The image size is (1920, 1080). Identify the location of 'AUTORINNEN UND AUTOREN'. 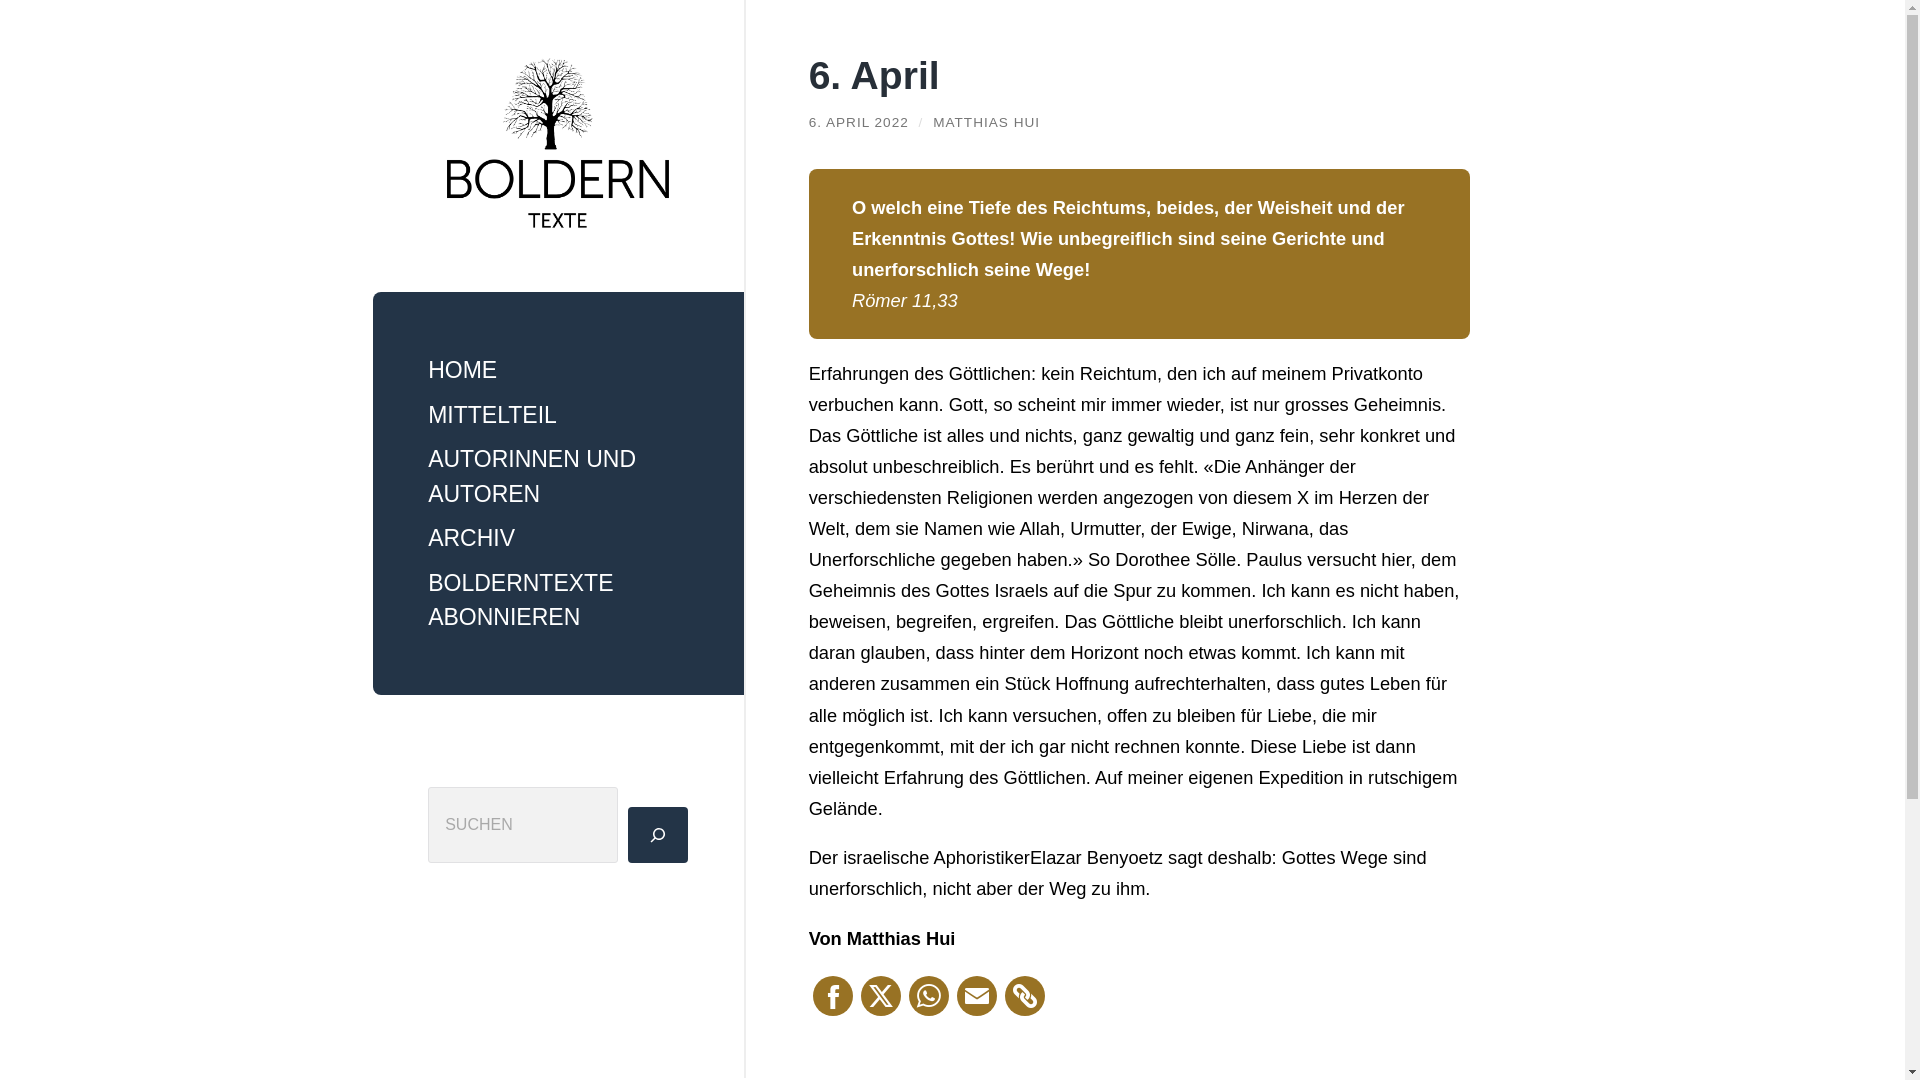
(557, 476).